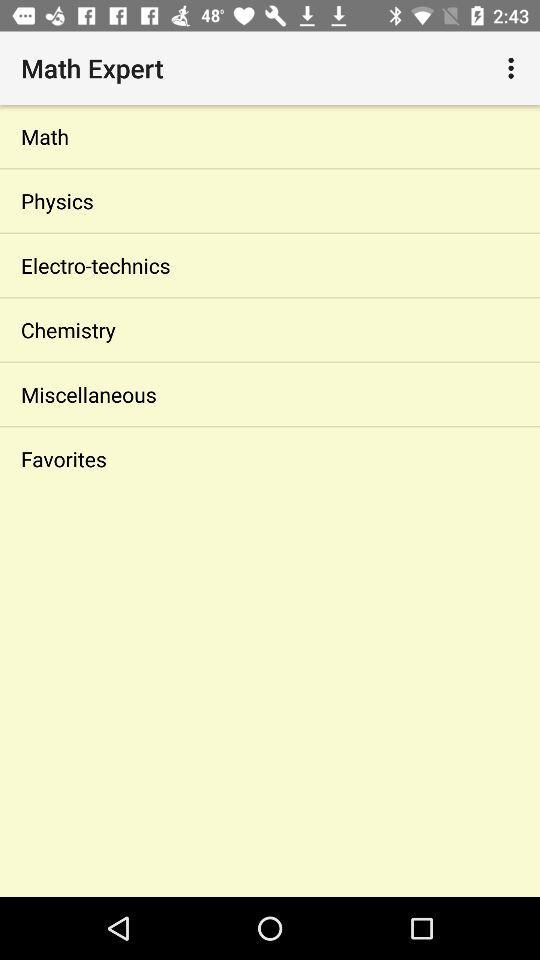 The image size is (540, 960). Describe the element at coordinates (270, 264) in the screenshot. I see `the icon below the physics icon` at that location.